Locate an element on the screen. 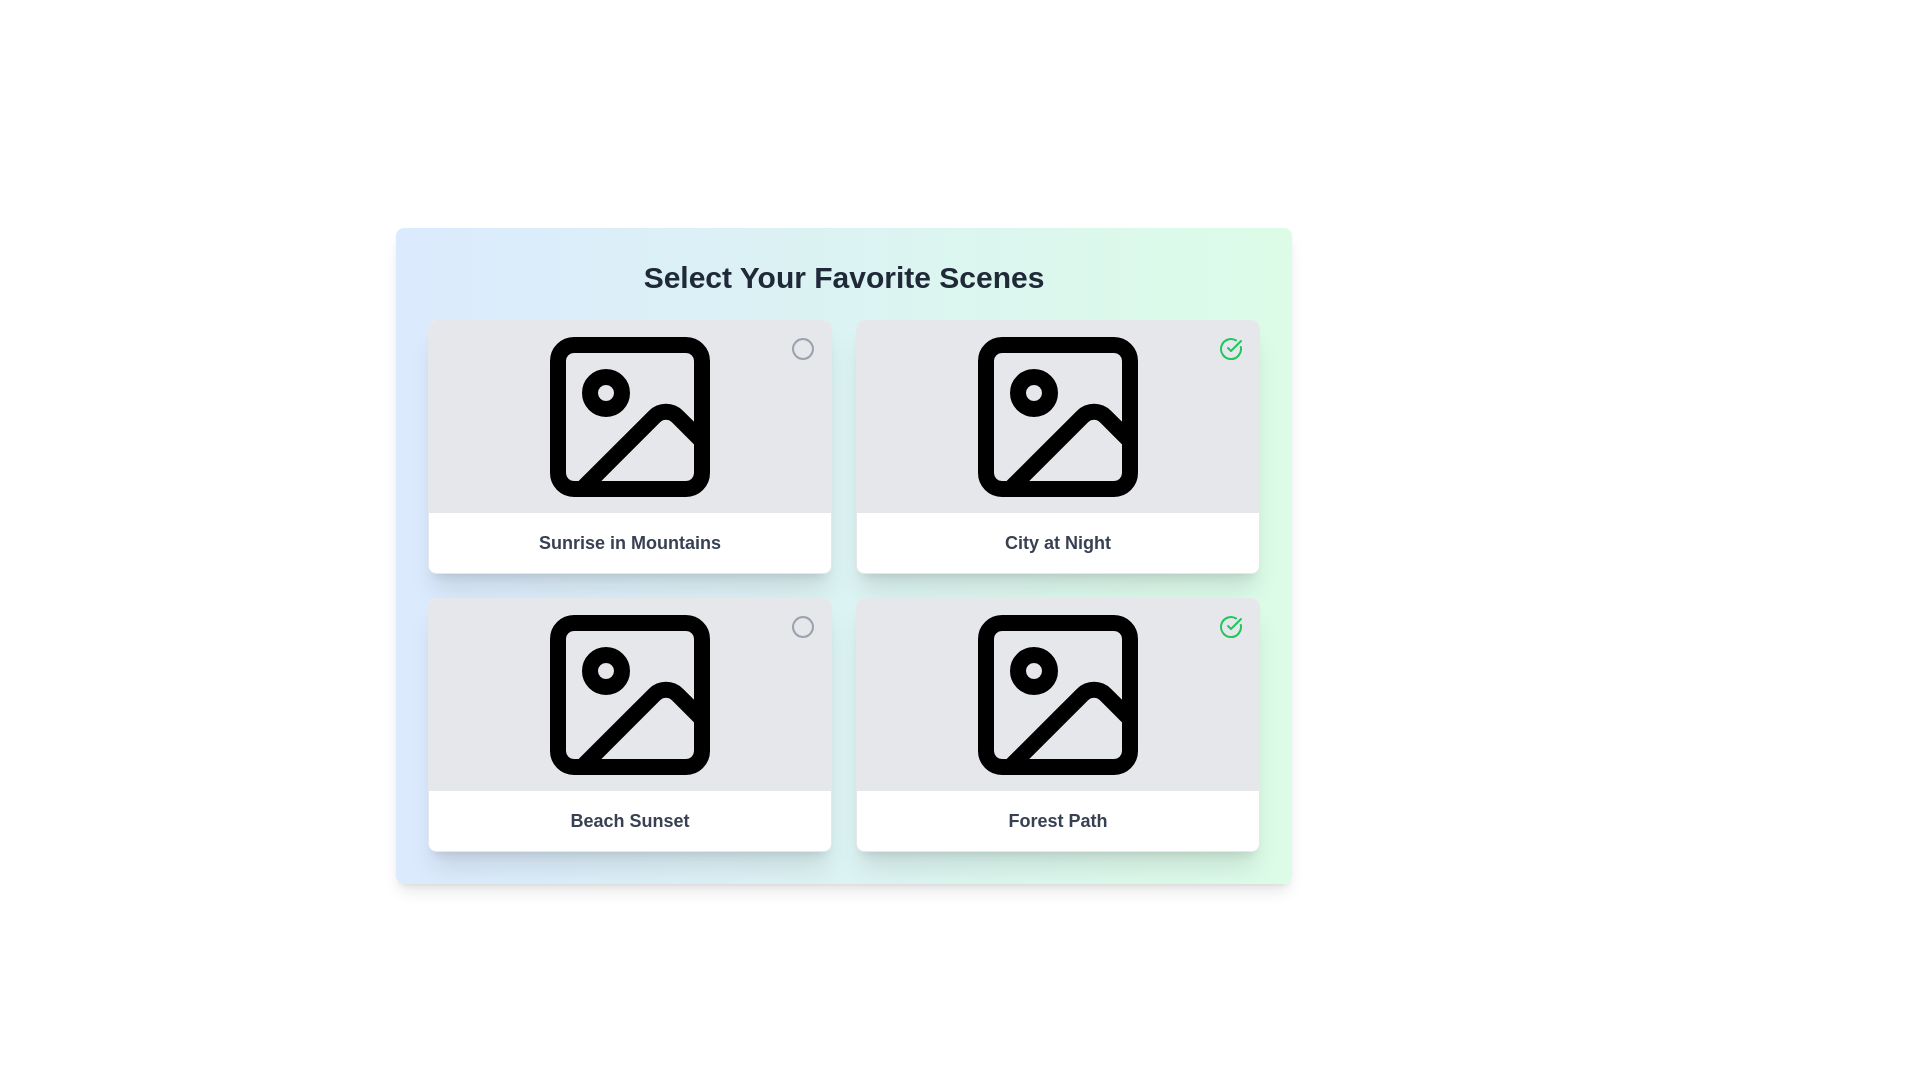 This screenshot has height=1080, width=1920. the description of the media item titled Sunrise in Mountains is located at coordinates (628, 543).